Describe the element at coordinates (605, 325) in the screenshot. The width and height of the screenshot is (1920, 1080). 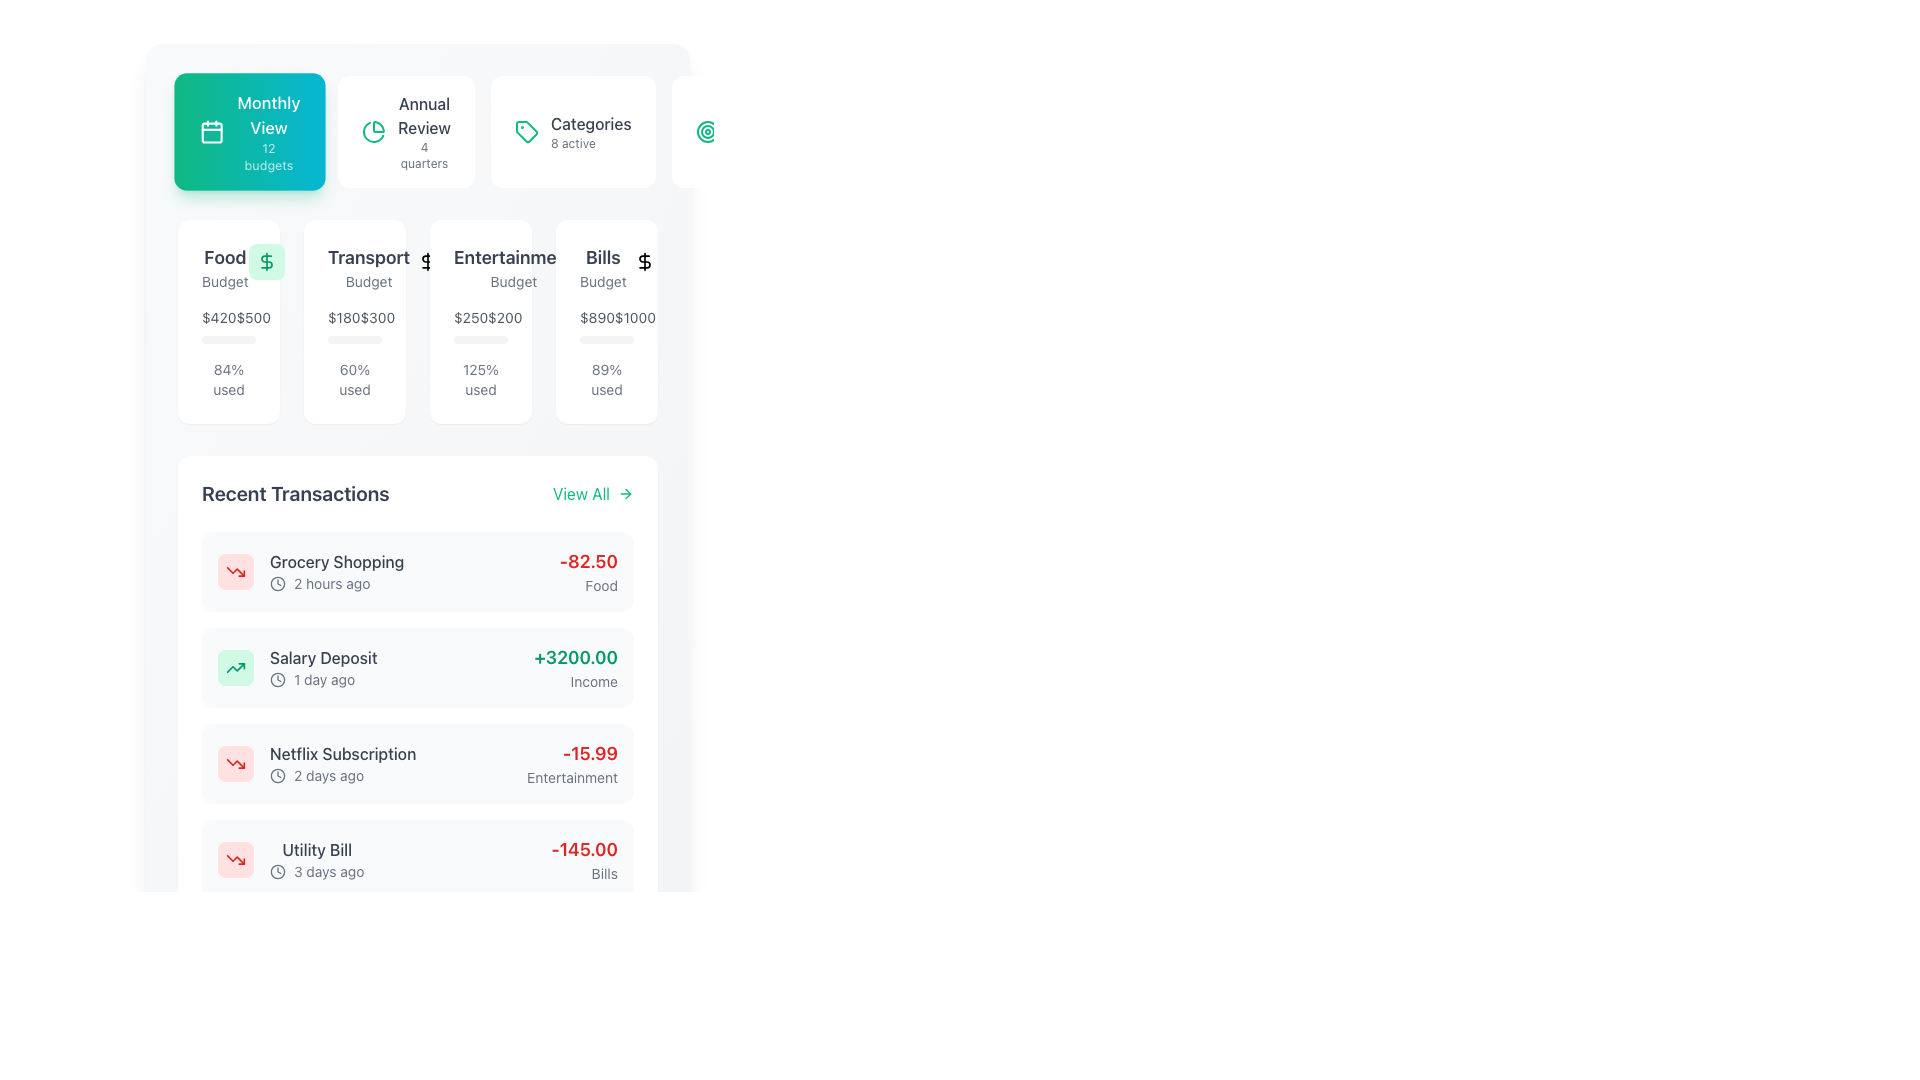
I see `the text display that shows the current used amount and total budget in the 'Bills' section, positioned below the 'Budget' text and above the progress bar` at that location.